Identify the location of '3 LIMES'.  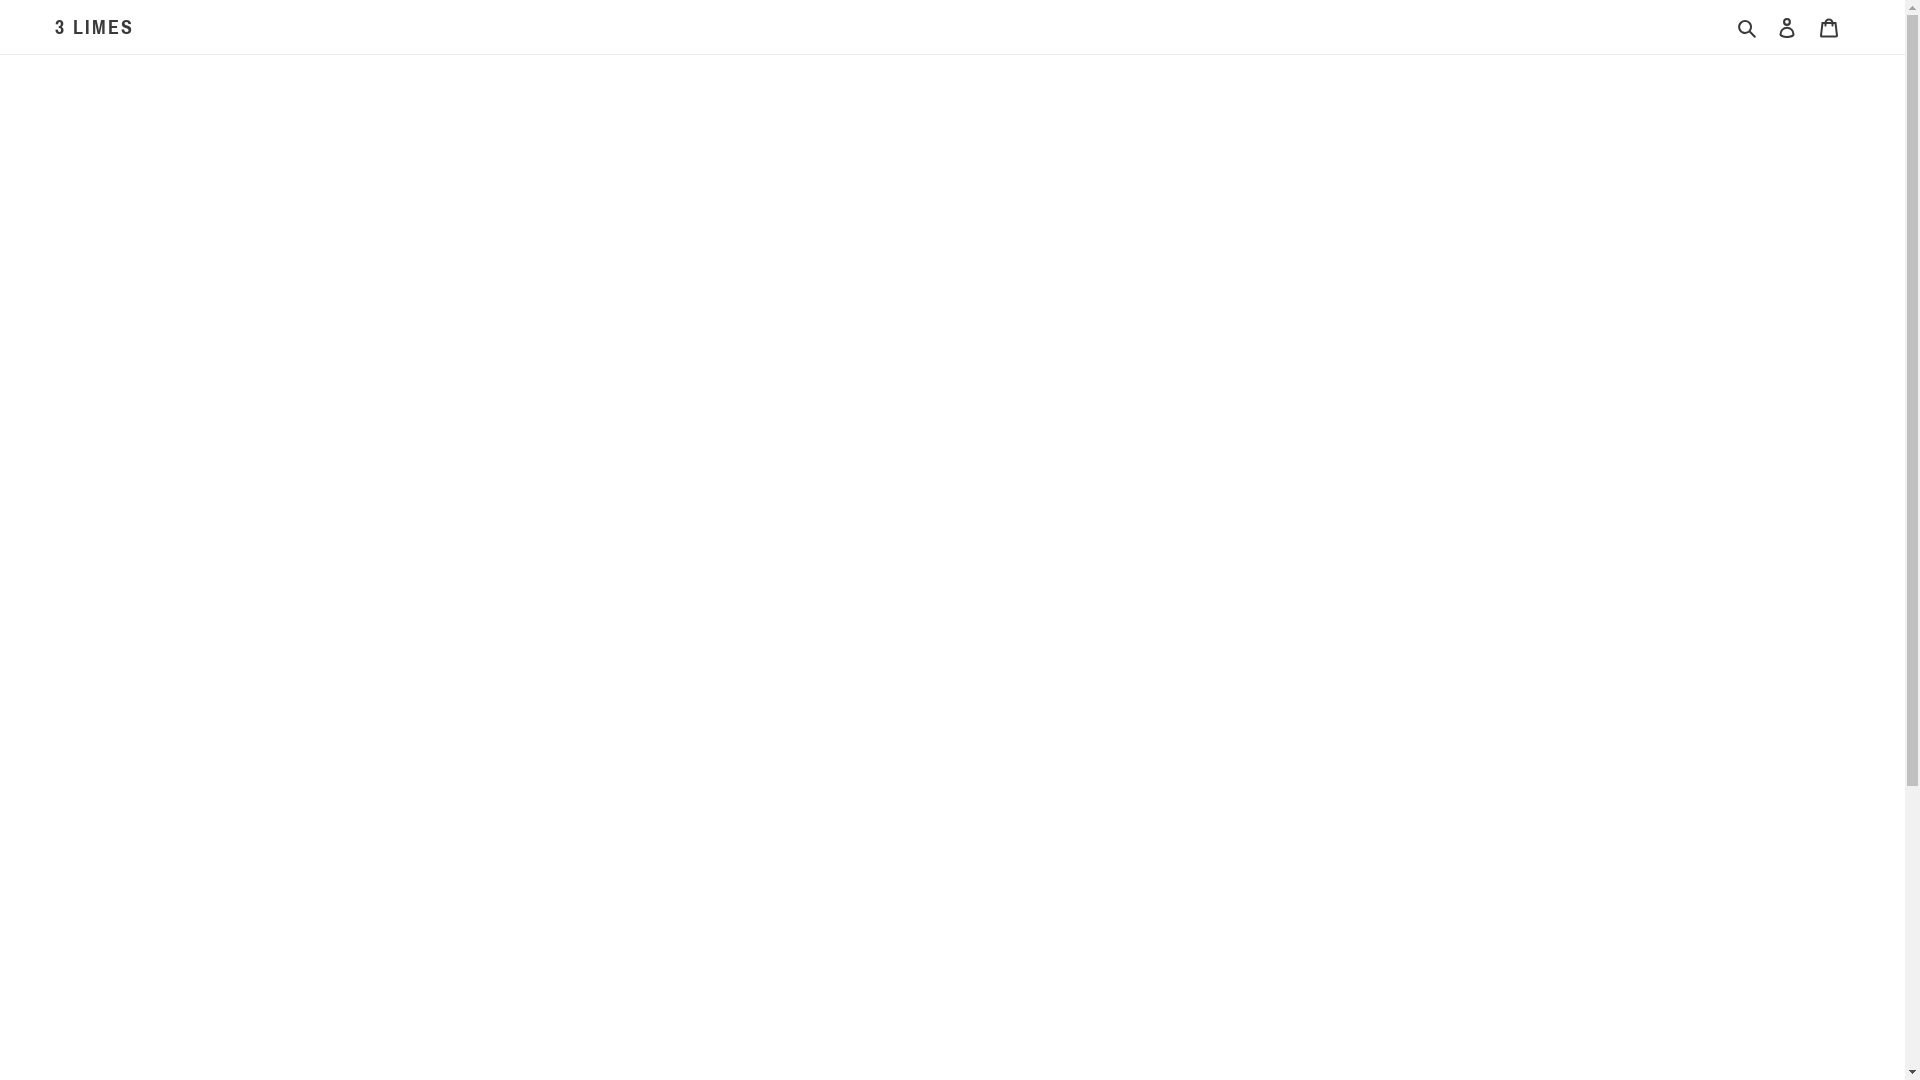
(93, 27).